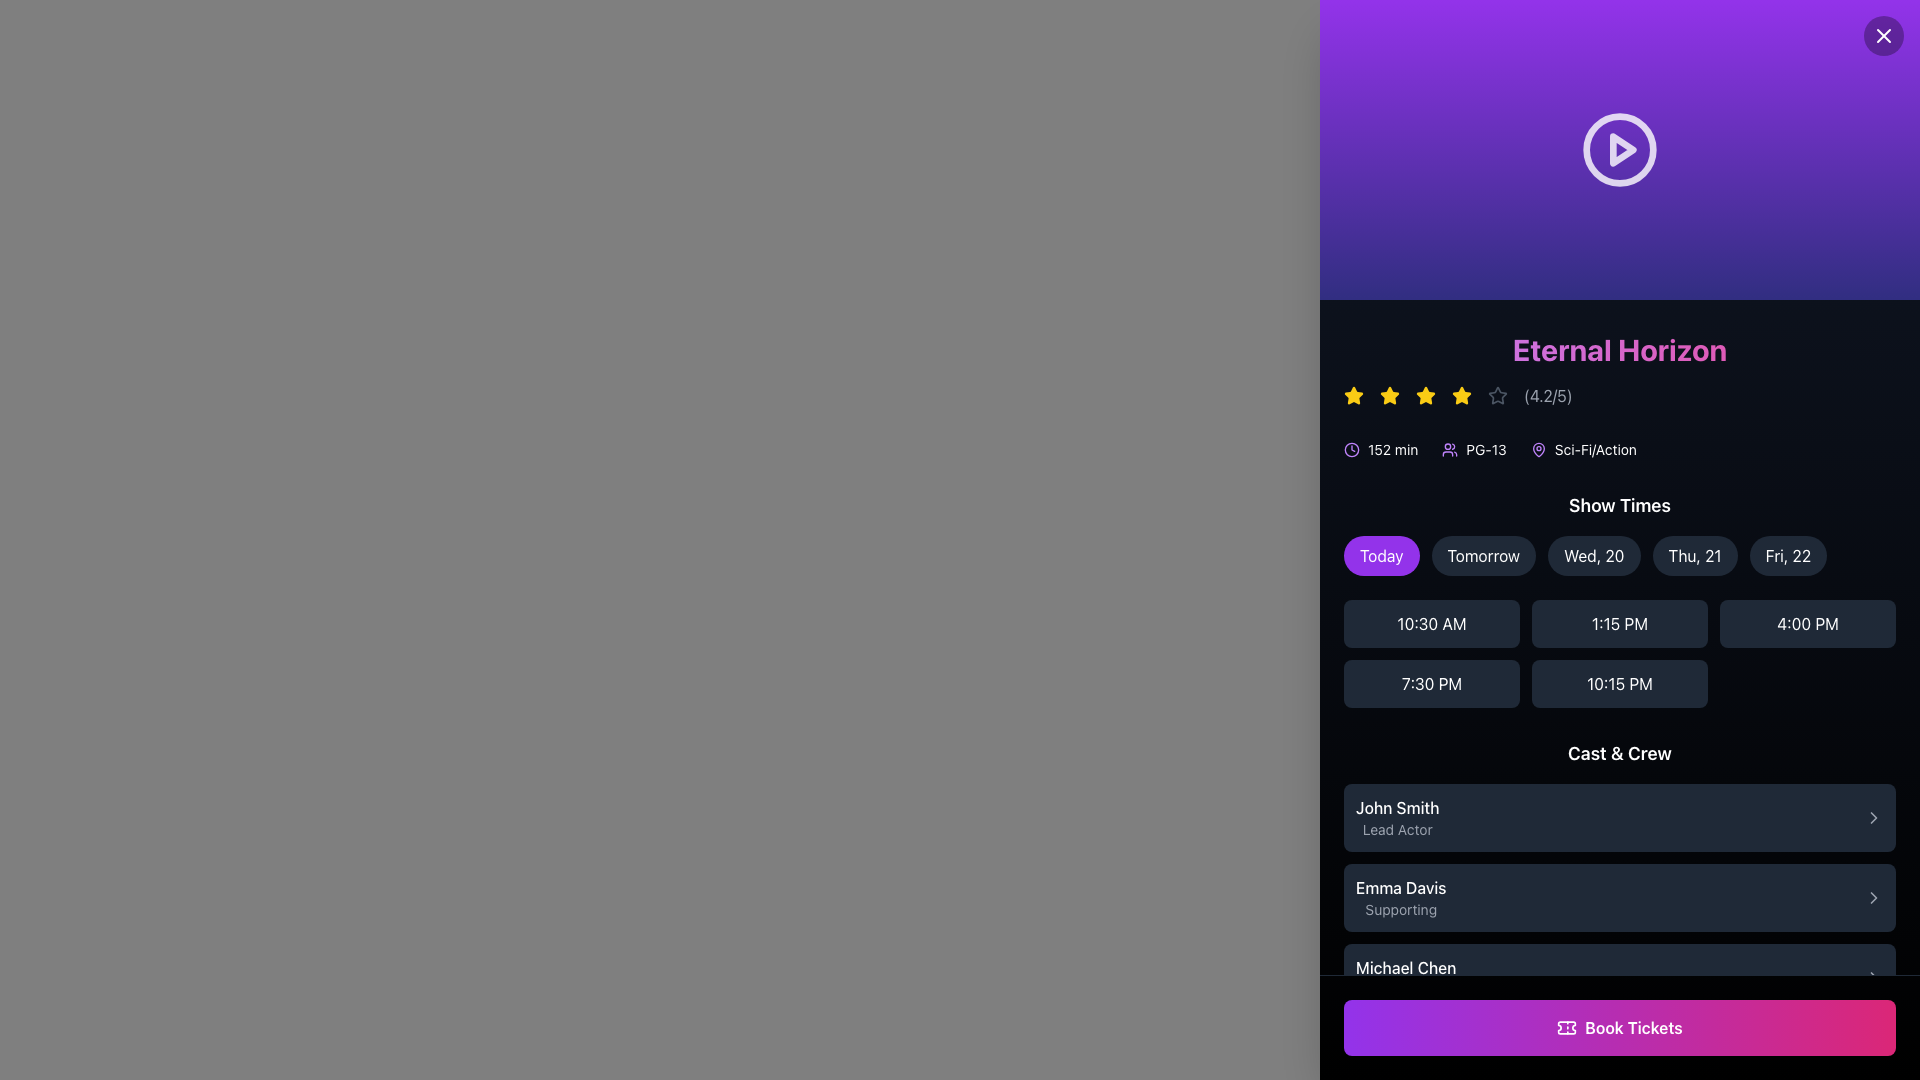 This screenshot has width=1920, height=1080. I want to click on the interactive card for 'Emma Davis - Supporting', so click(1620, 897).